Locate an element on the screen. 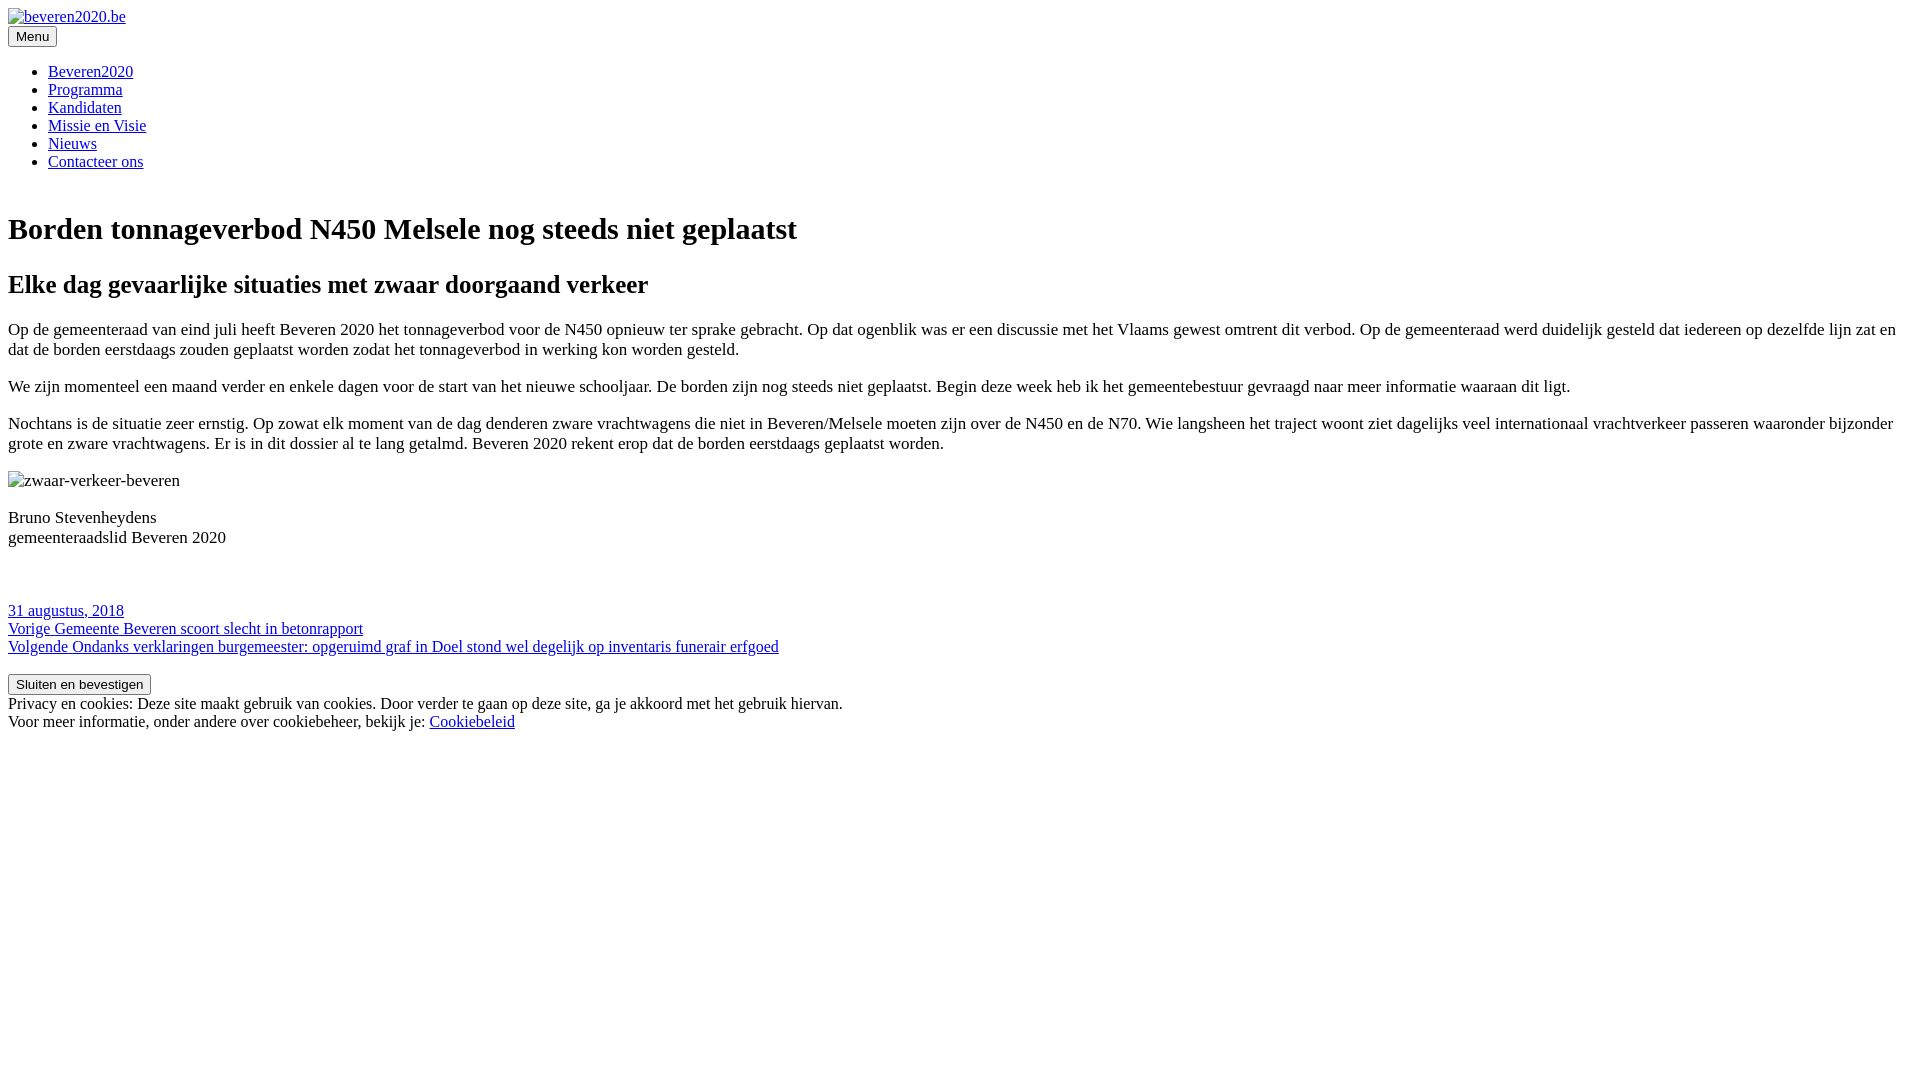  'Menu' is located at coordinates (32, 36).